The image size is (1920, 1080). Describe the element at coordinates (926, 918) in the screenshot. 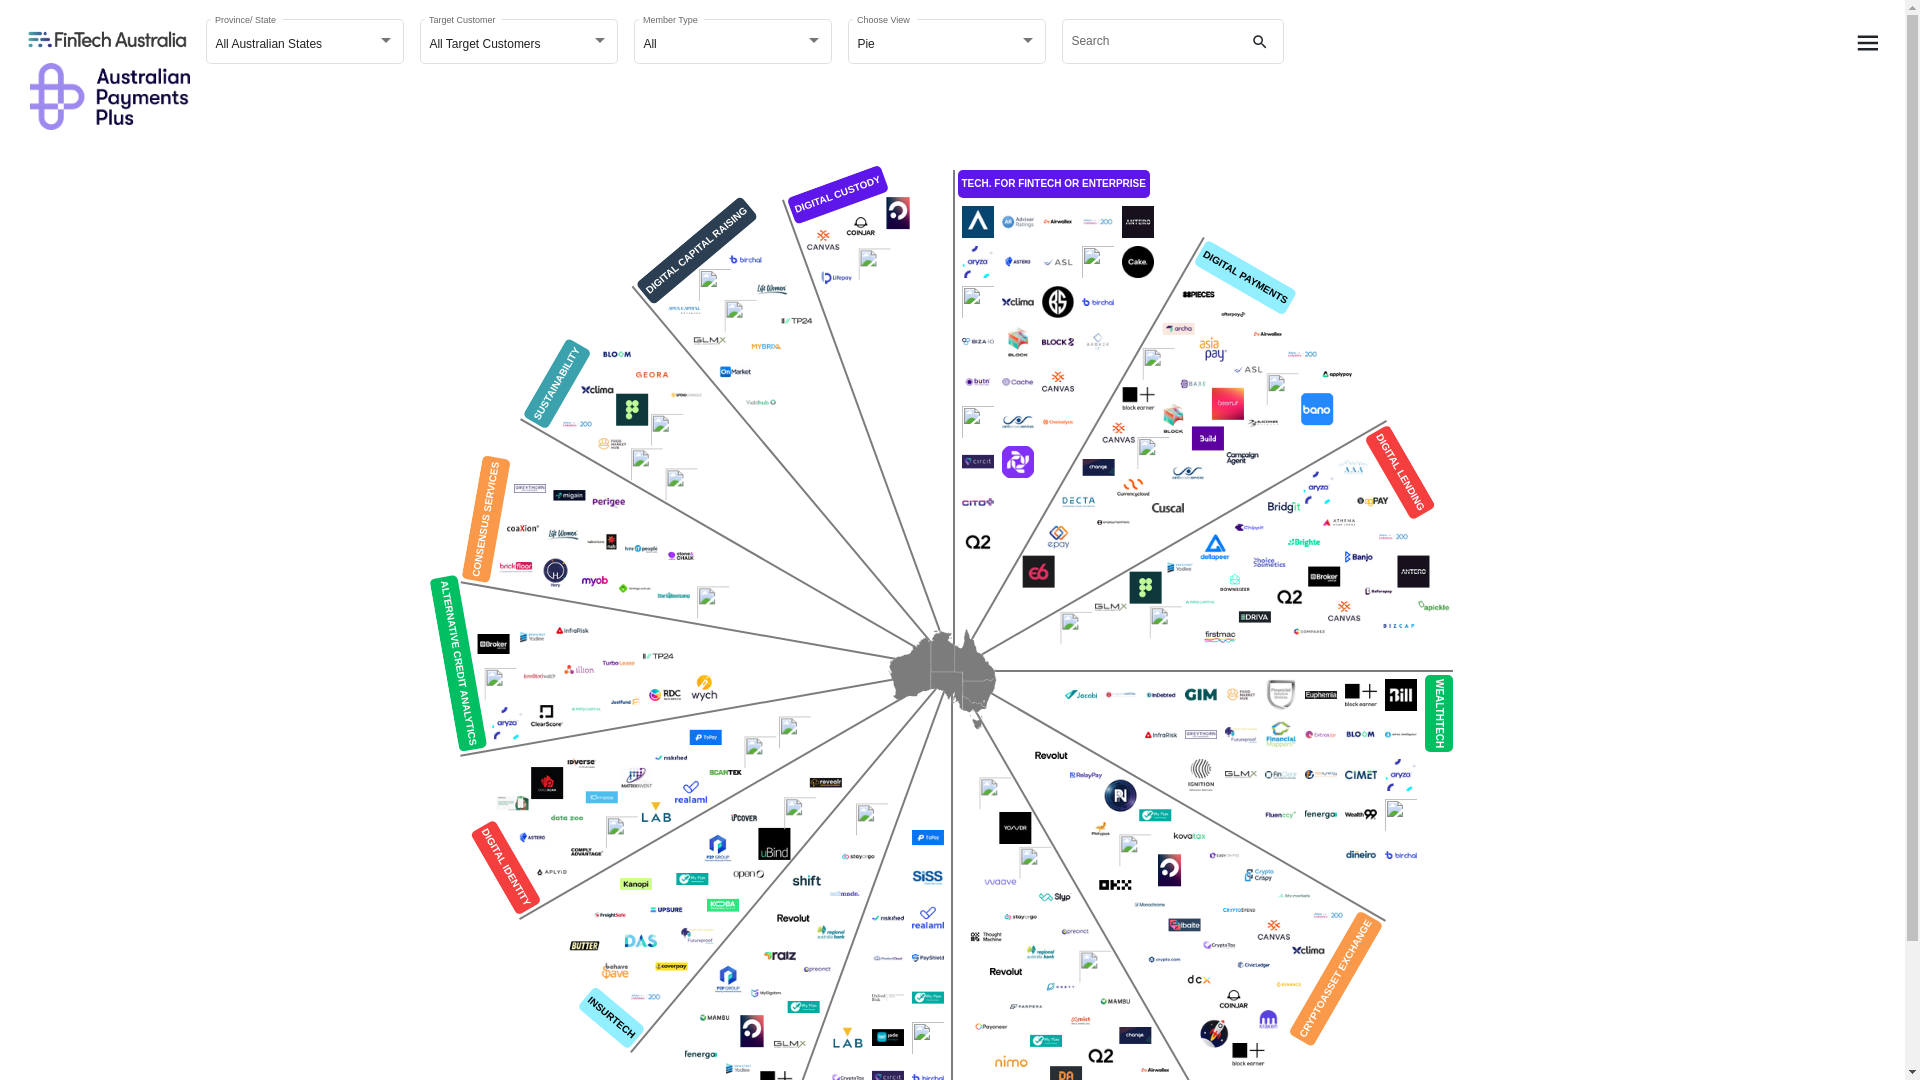

I see `'RealAML Australia Pty Ltd'` at that location.